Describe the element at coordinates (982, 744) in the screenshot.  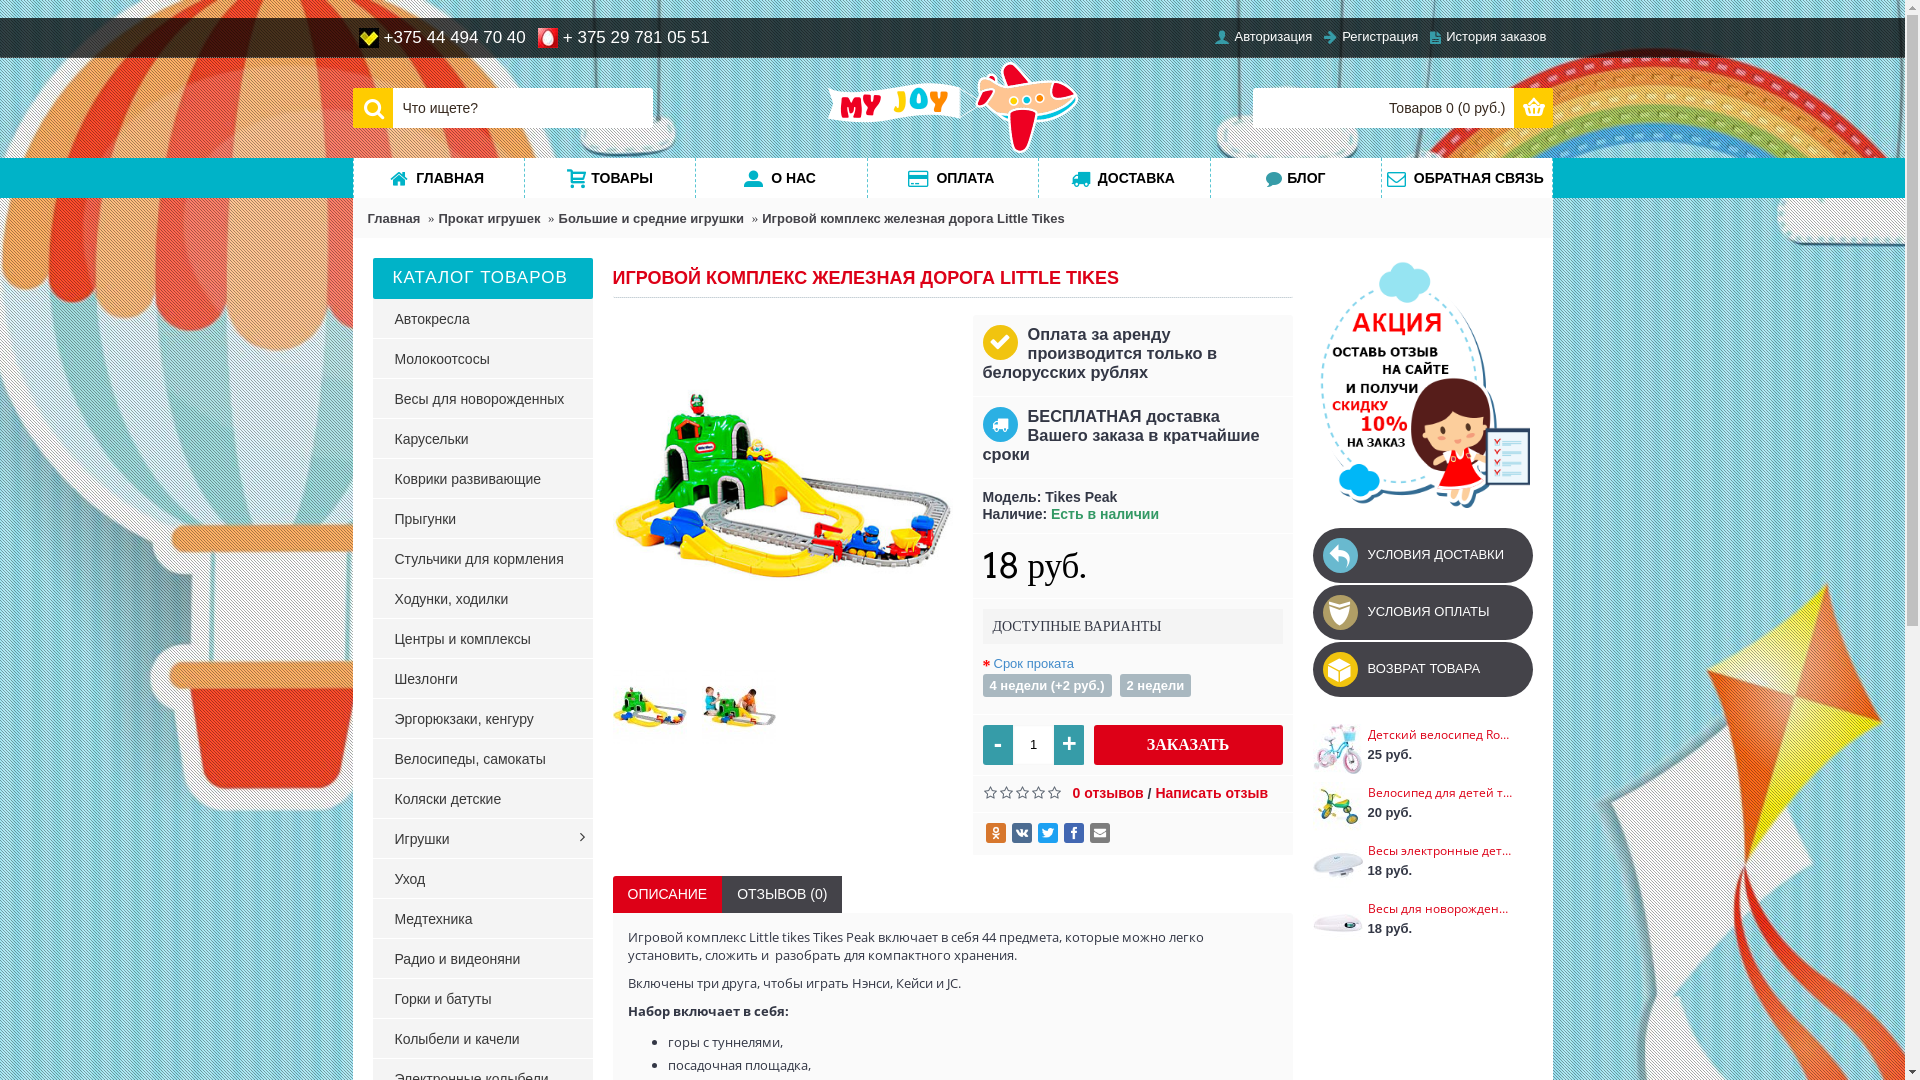
I see `'-'` at that location.